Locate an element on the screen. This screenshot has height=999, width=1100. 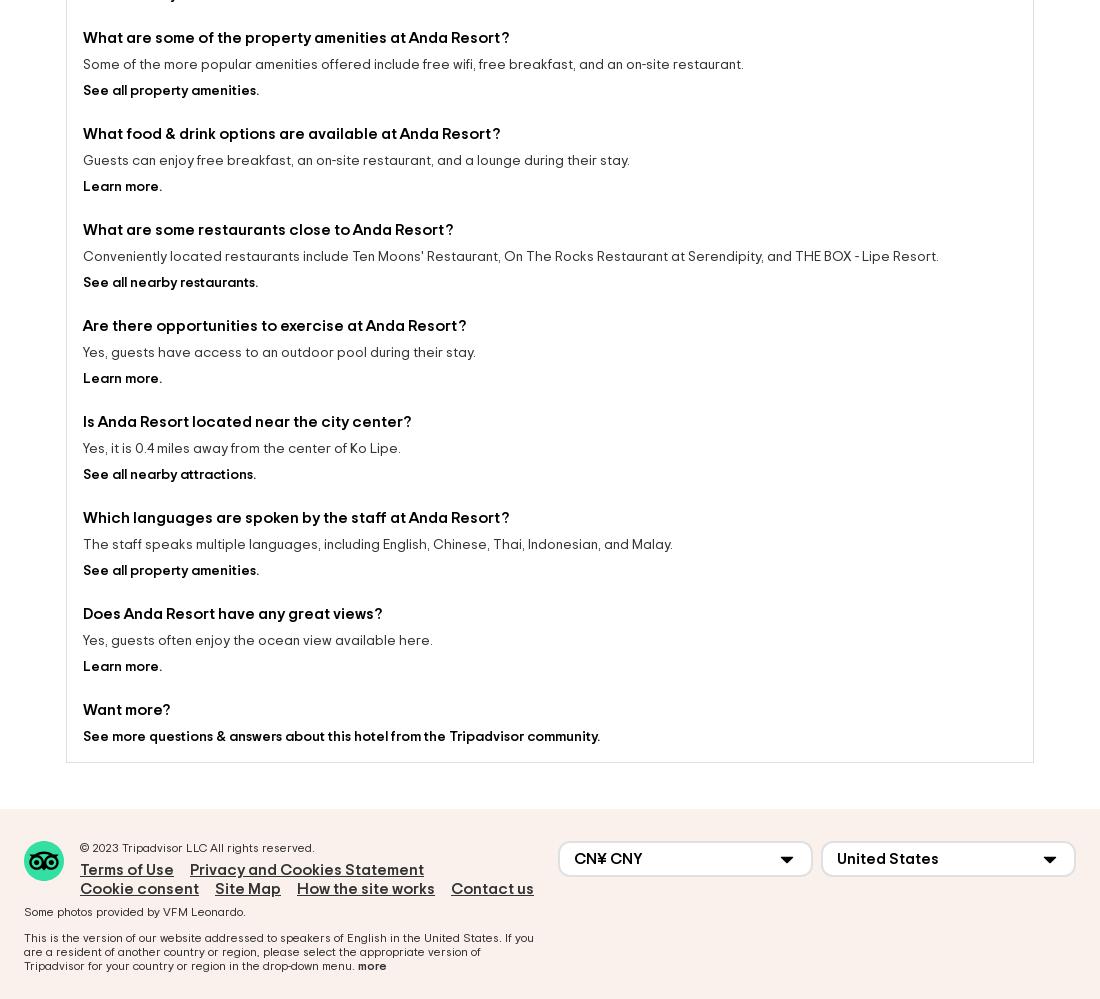
'English' is located at coordinates (366, 919).